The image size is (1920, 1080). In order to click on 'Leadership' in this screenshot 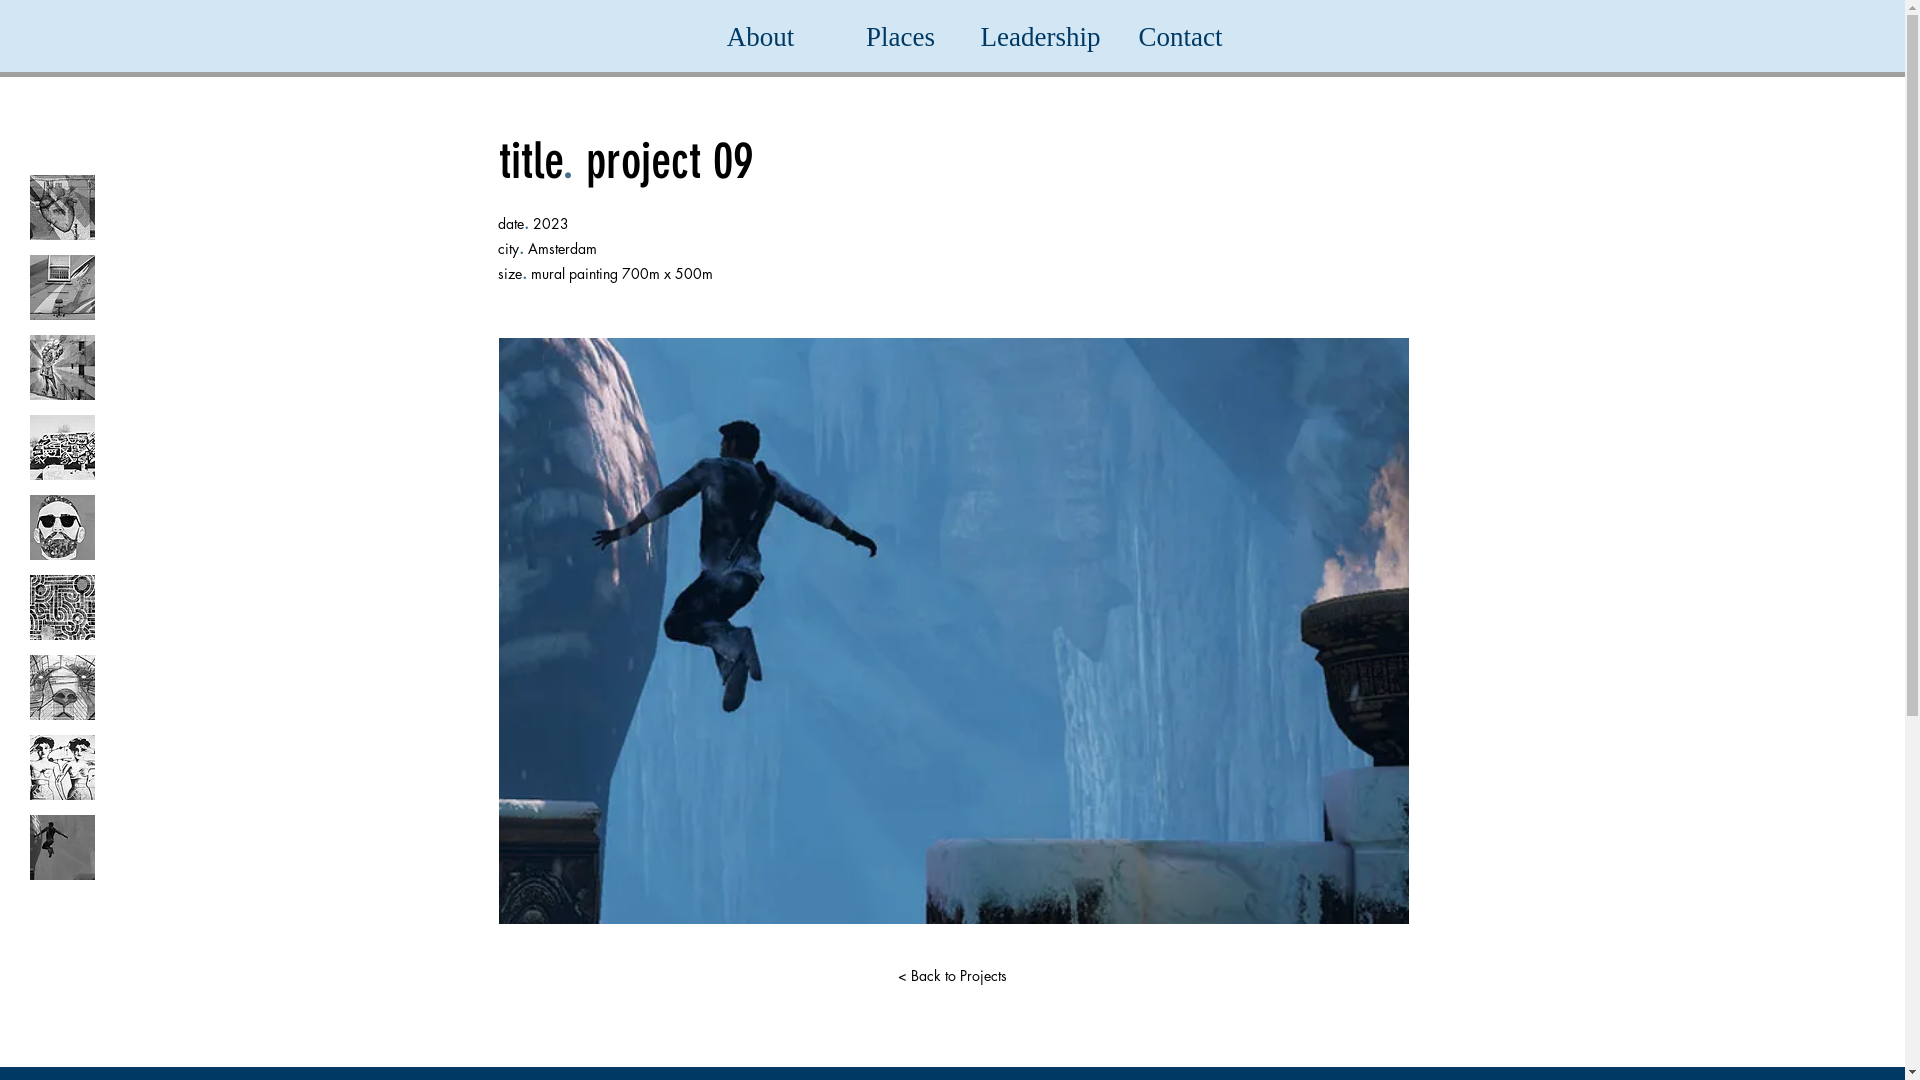, I will do `click(1040, 37)`.